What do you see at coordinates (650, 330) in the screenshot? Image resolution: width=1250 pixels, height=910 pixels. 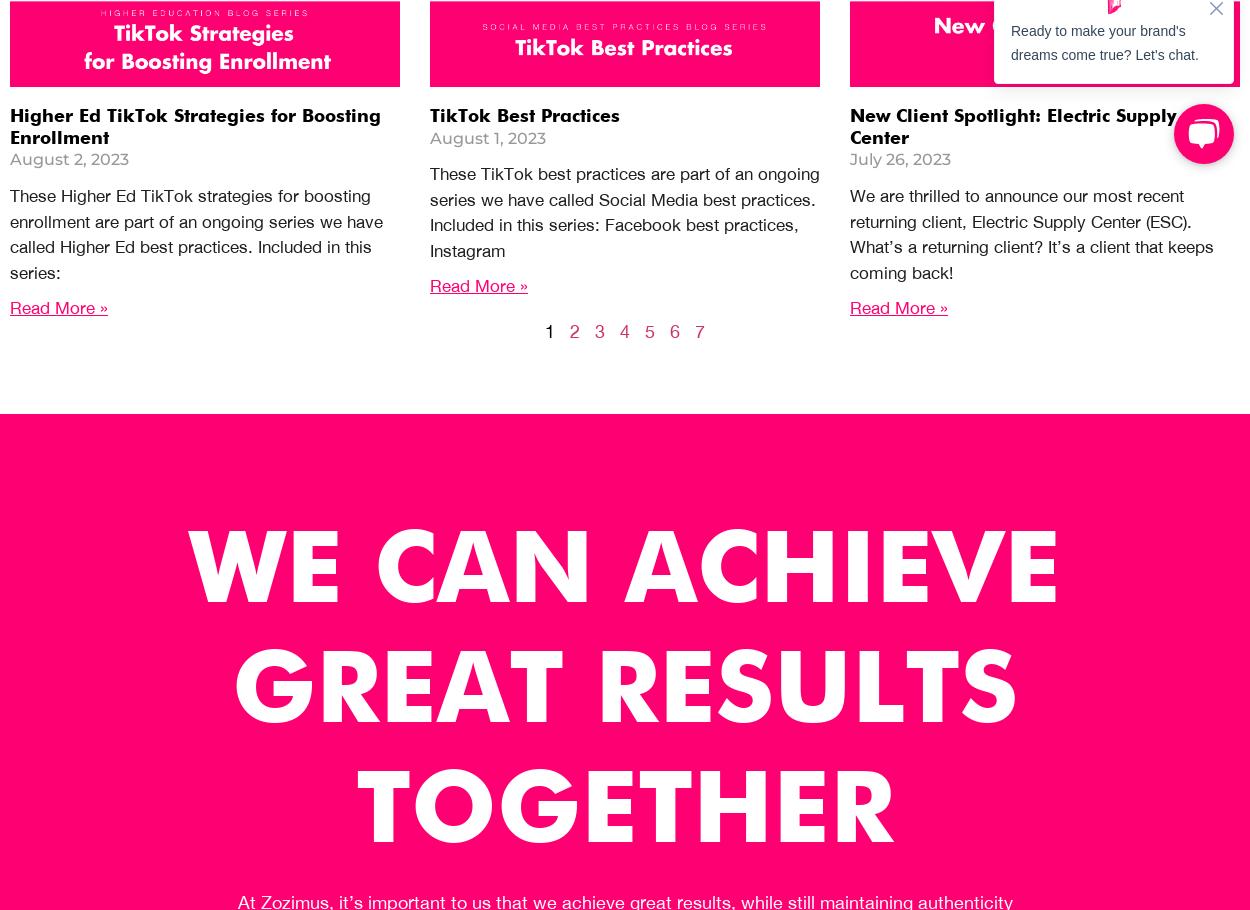 I see `'5'` at bounding box center [650, 330].